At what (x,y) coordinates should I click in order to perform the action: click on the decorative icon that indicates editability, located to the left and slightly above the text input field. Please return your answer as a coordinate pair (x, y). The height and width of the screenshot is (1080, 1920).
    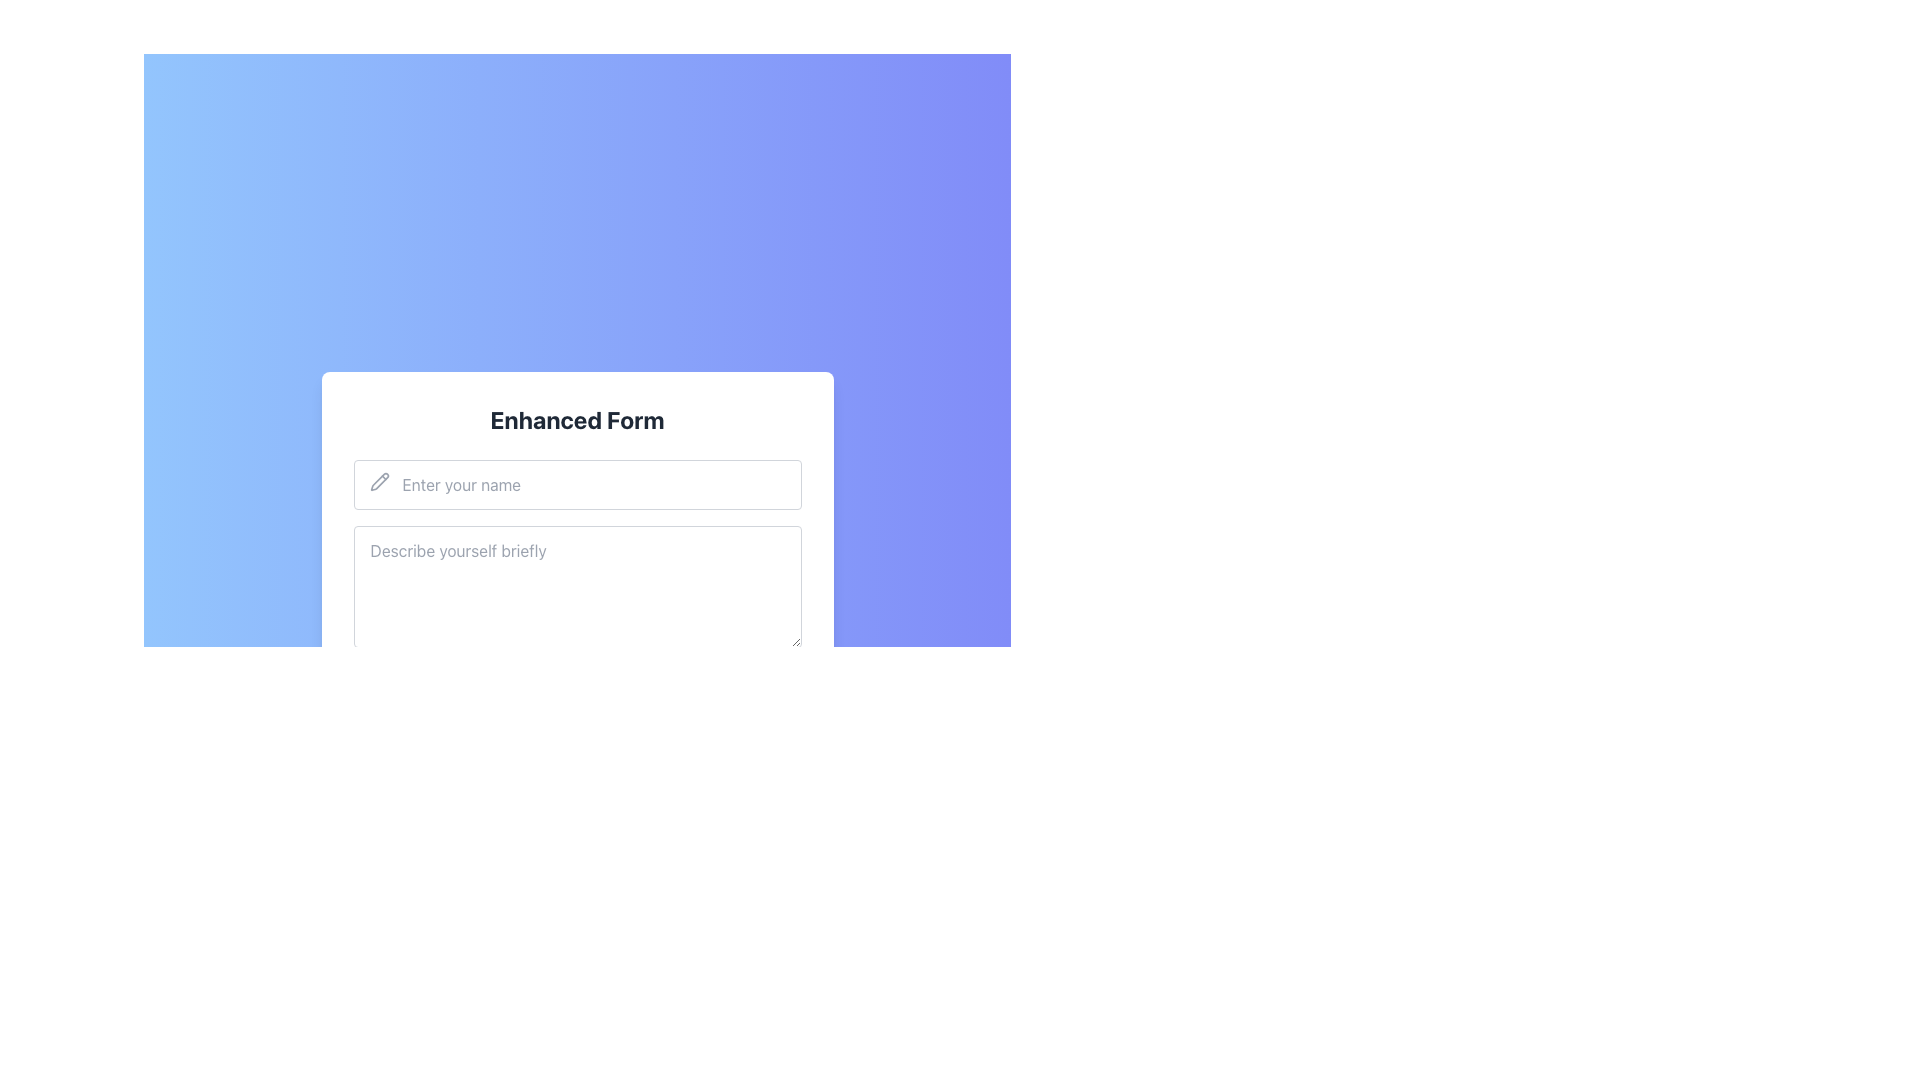
    Looking at the image, I should click on (379, 482).